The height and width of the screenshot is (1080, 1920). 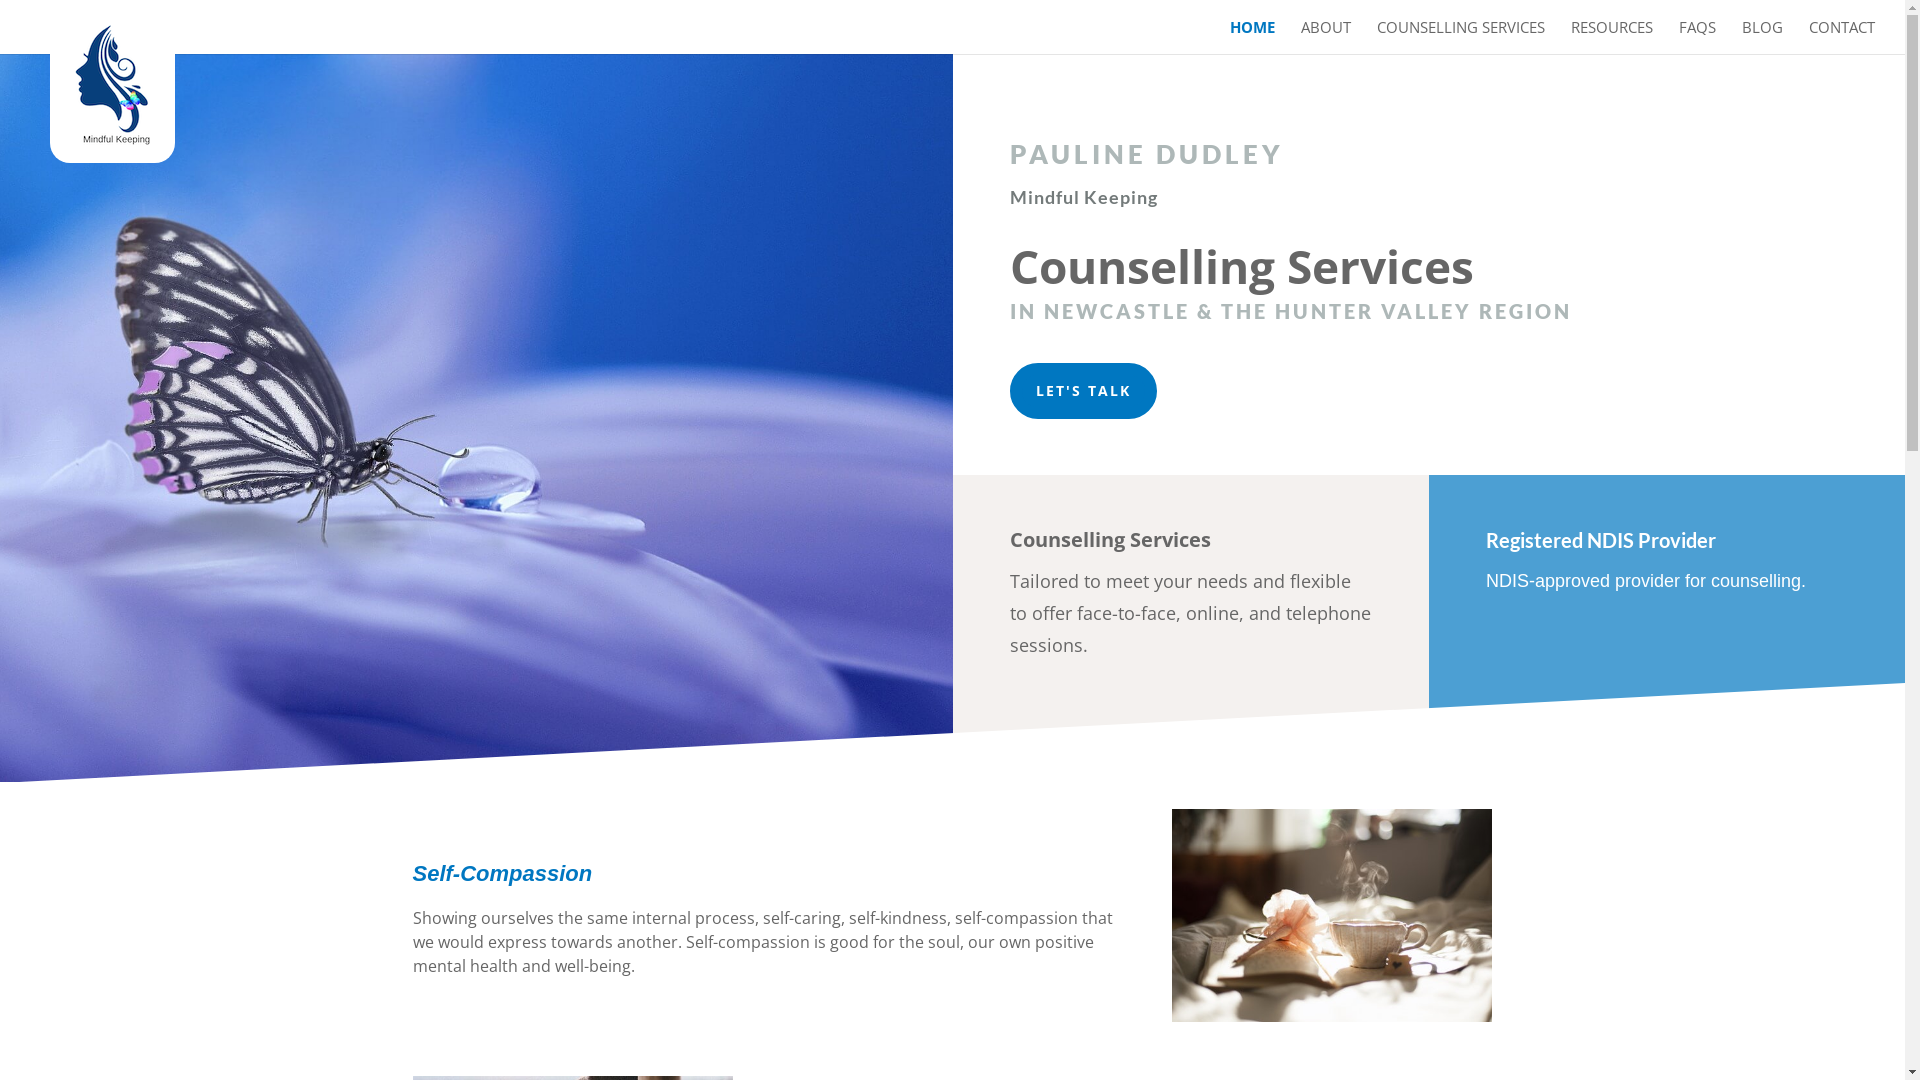 What do you see at coordinates (1325, 37) in the screenshot?
I see `'ABOUT'` at bounding box center [1325, 37].